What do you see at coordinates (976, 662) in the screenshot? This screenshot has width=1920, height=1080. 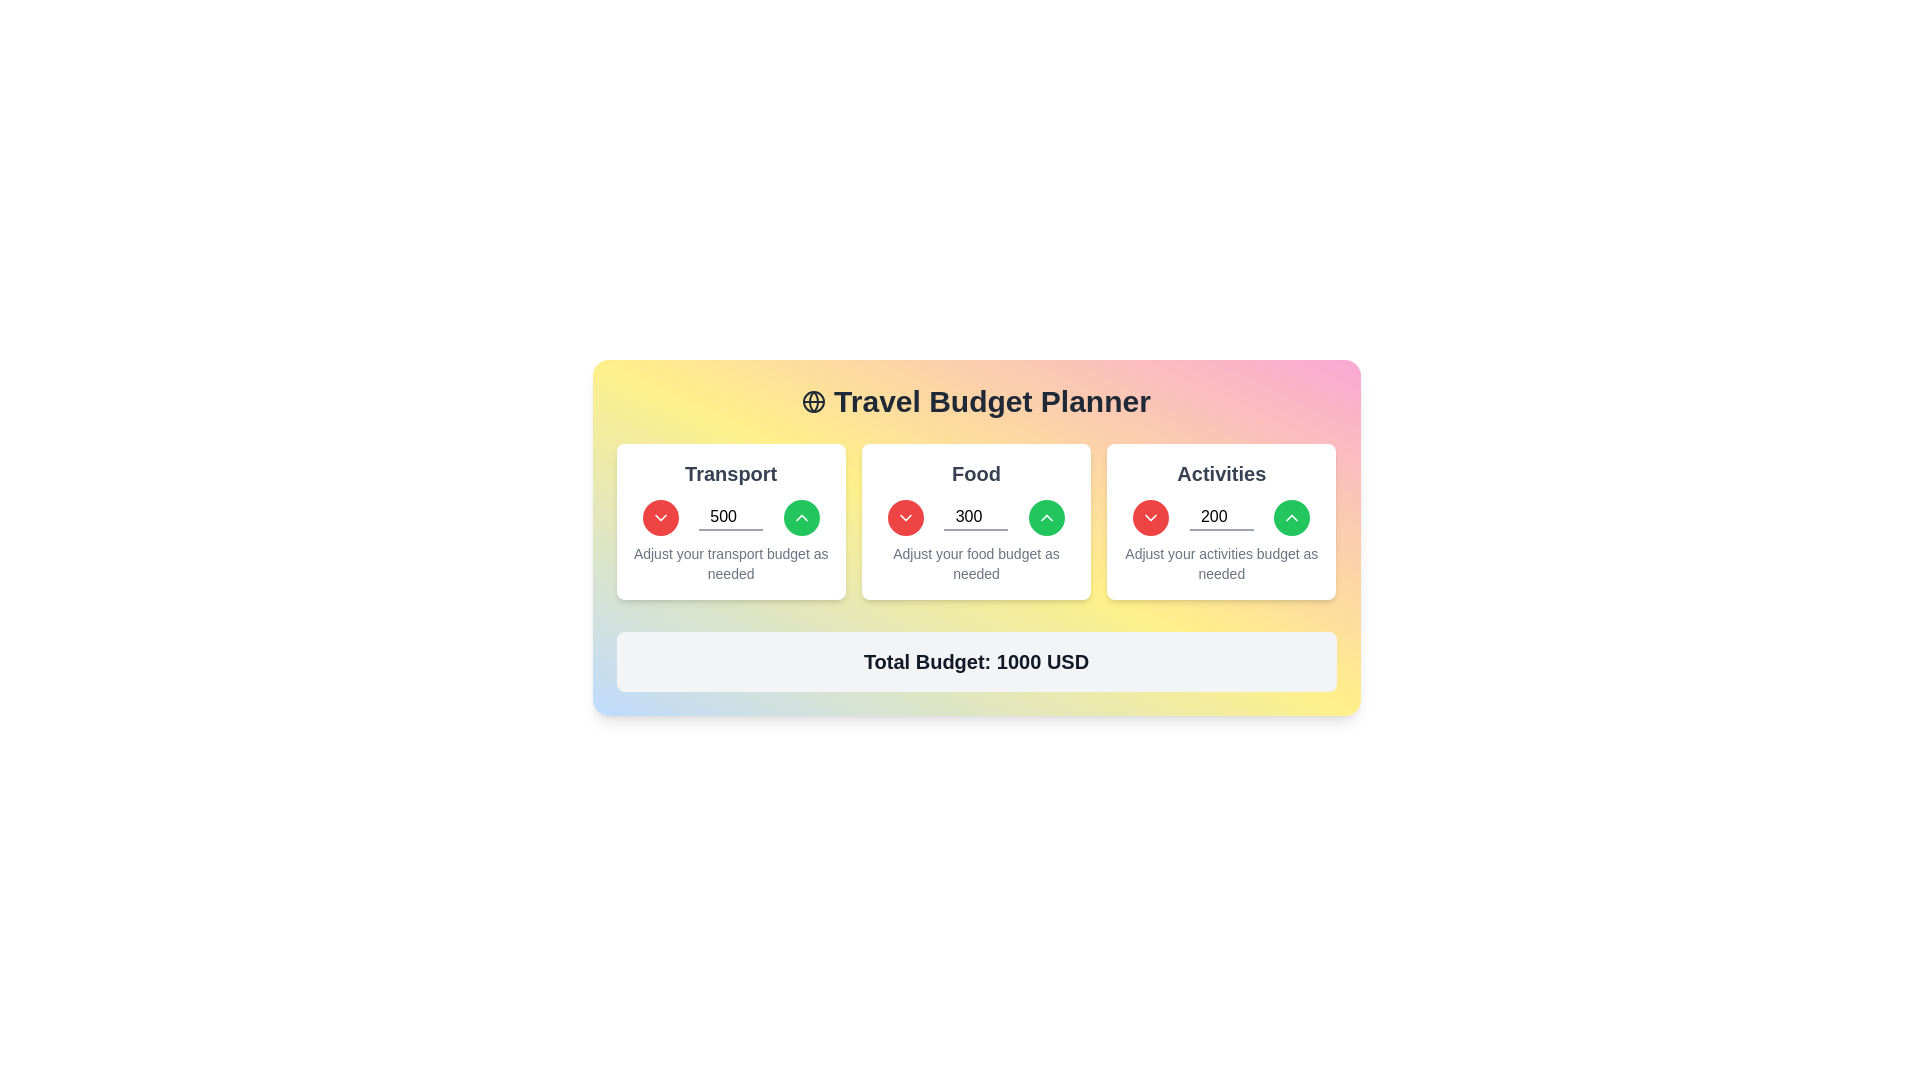 I see `text content from the bolded label displaying 'Total Budget: 1000 USD', which is located in a light gray rounded rectangle at the bottom area of the interface` at bounding box center [976, 662].